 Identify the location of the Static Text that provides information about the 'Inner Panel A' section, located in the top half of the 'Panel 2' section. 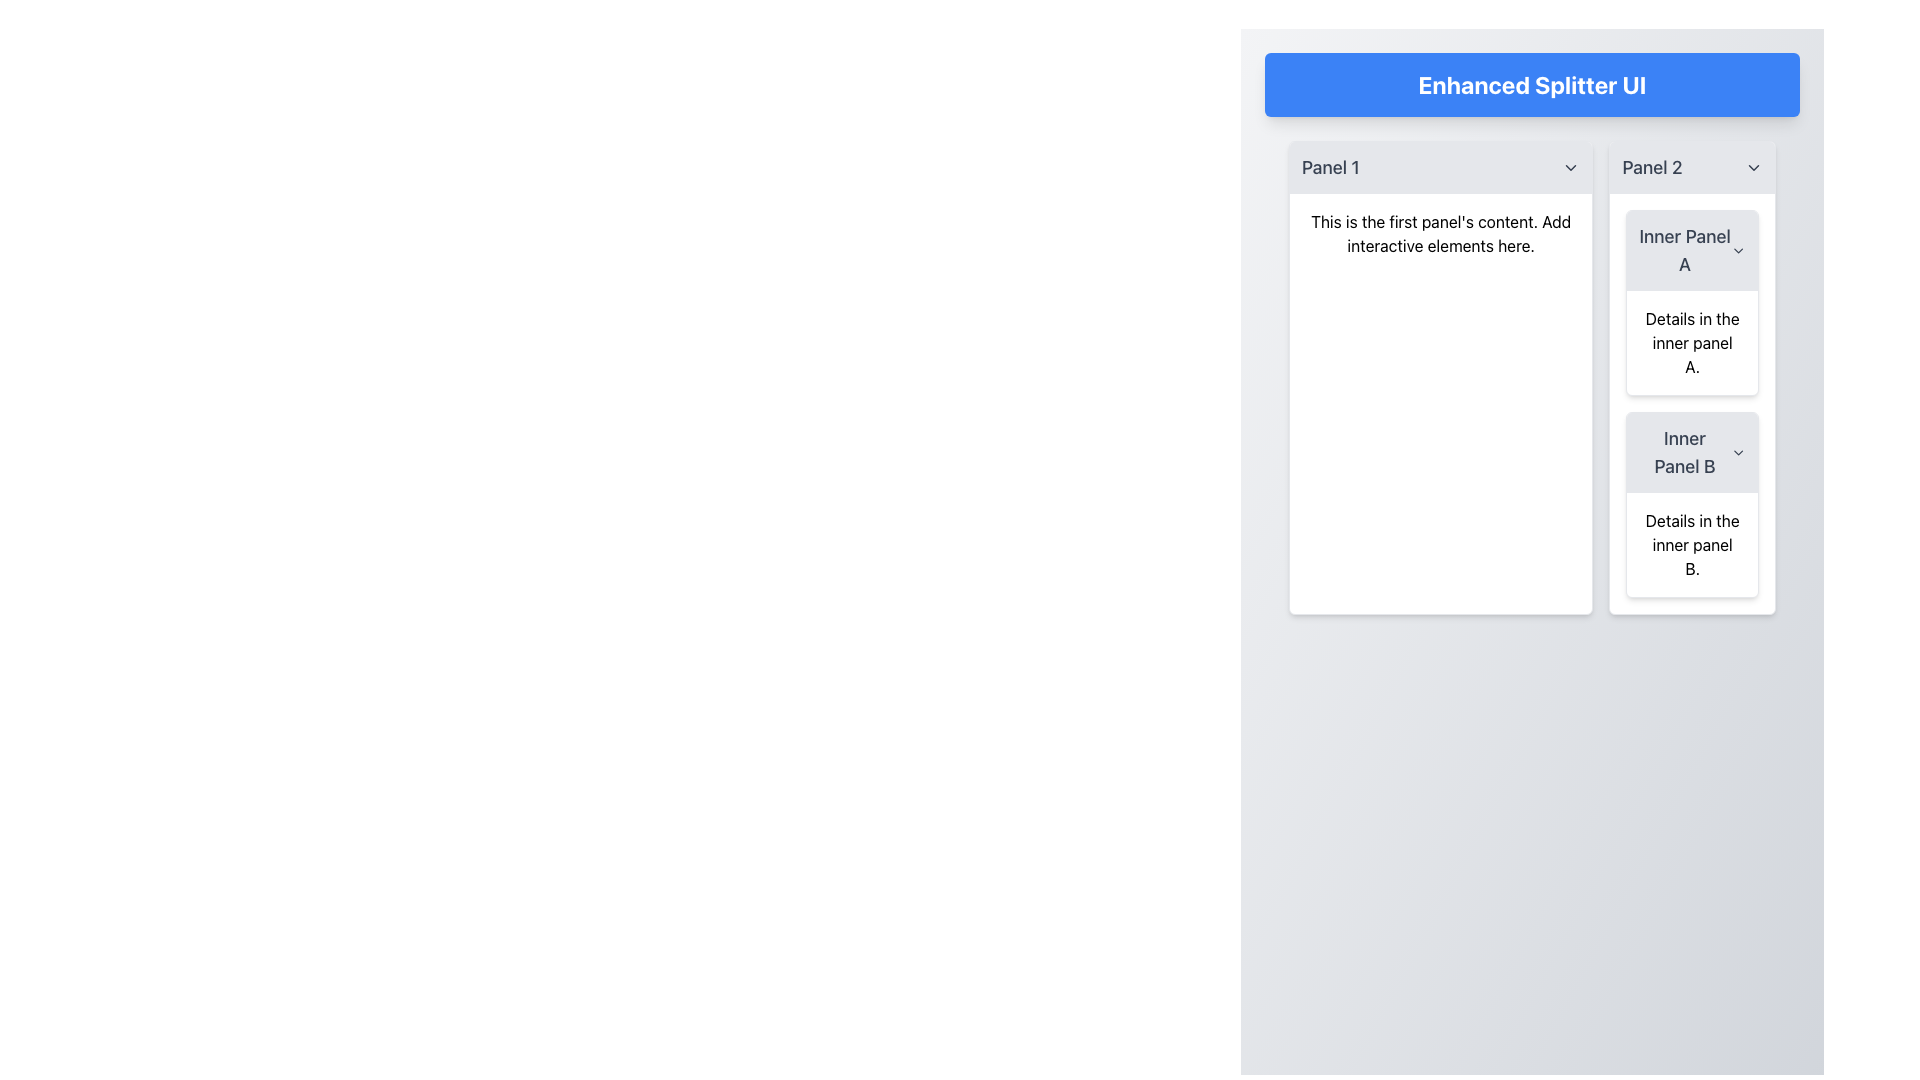
(1691, 342).